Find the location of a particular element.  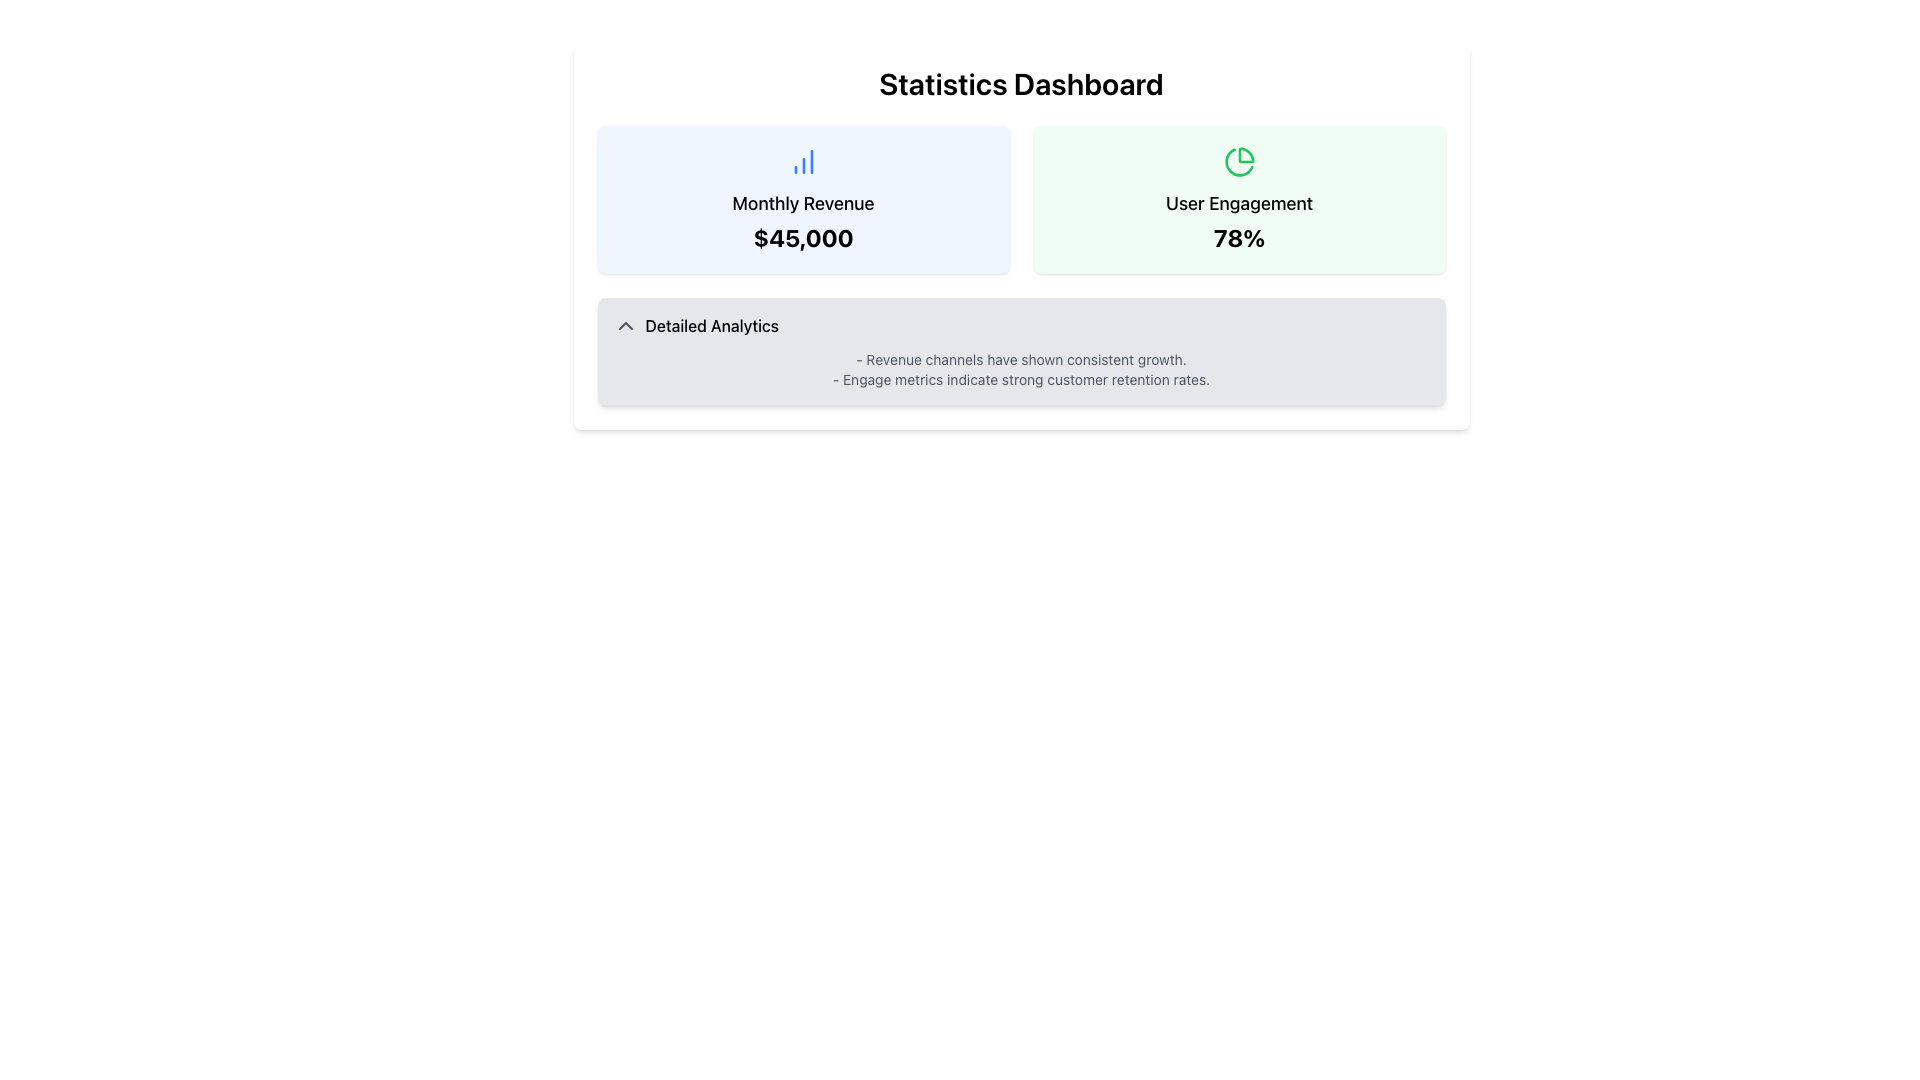

the icon resembling a downward-pointing chevron, positioned to the left of the text 'Detailed Analytics' is located at coordinates (624, 325).